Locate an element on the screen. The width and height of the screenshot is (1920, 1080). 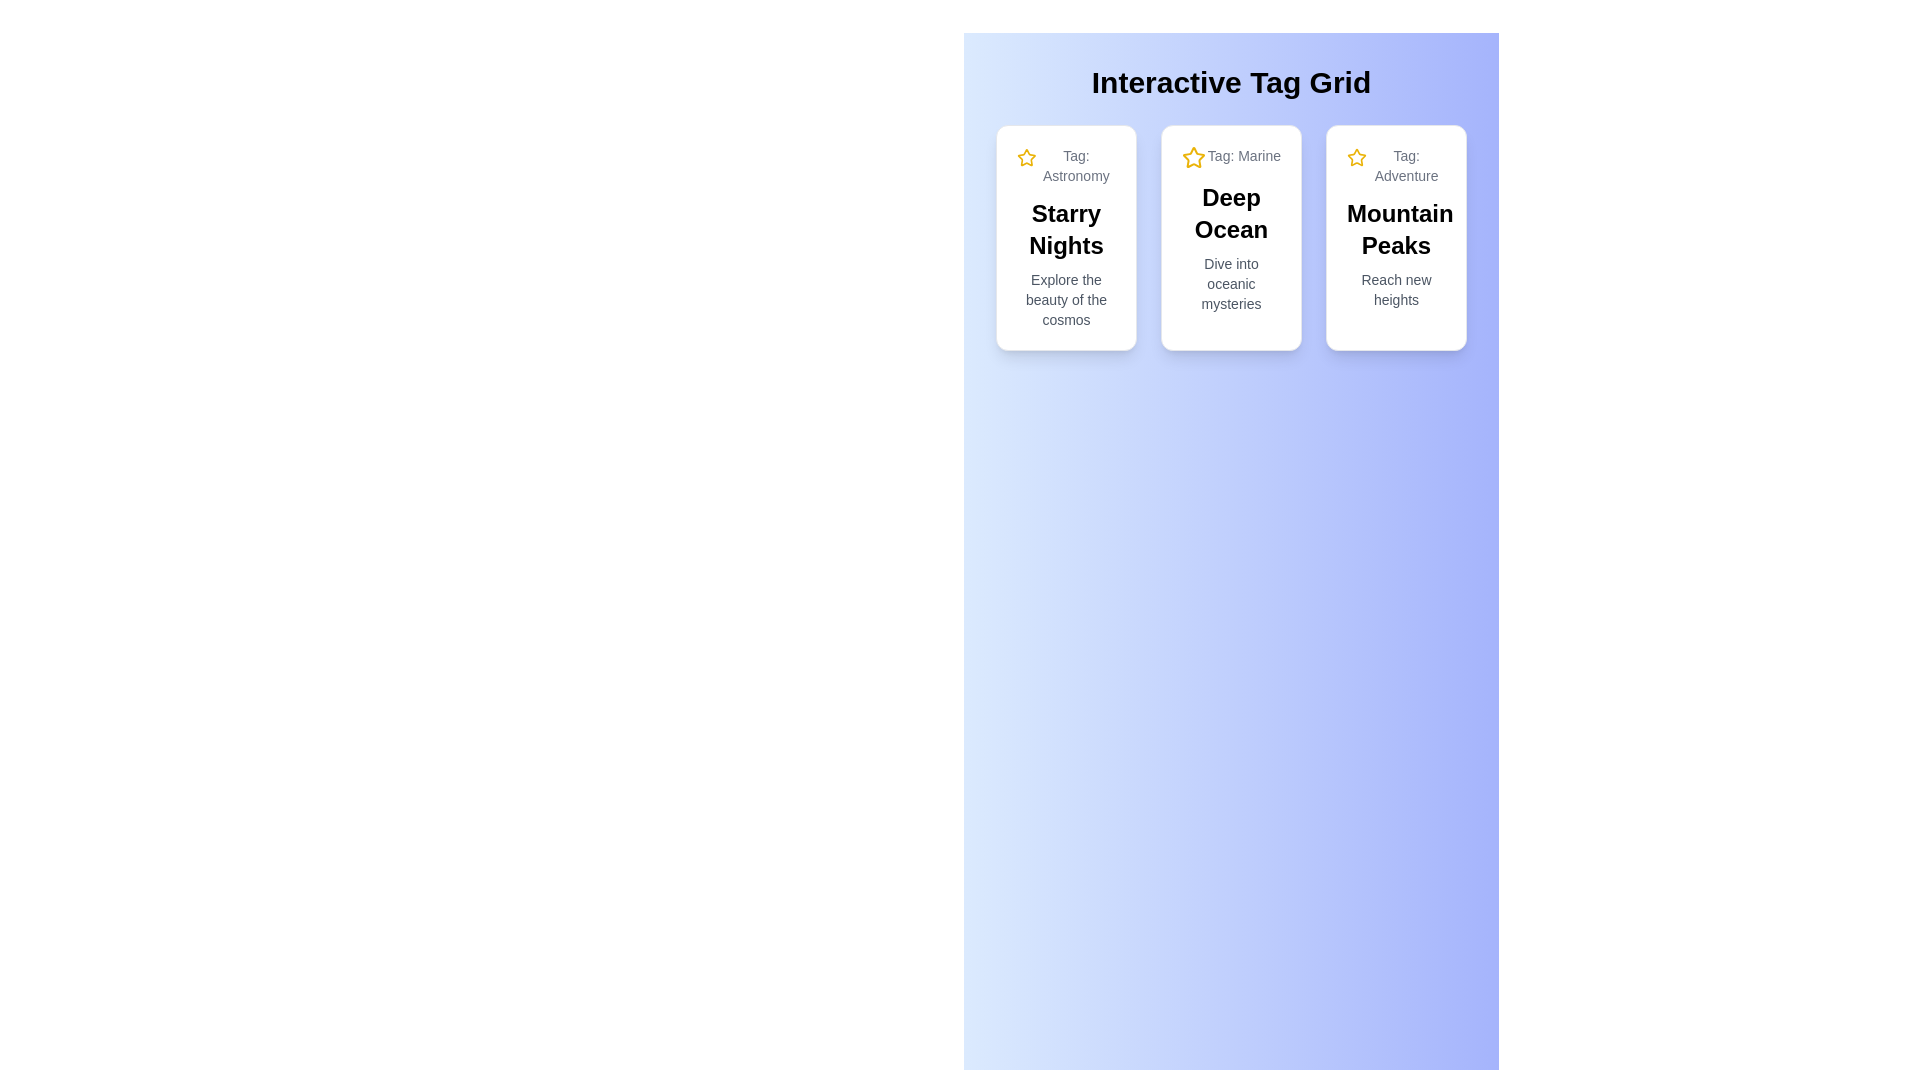
the text label or heading located centrally in the 'Tag: Marine' card, which serves as the main title for the section is located at coordinates (1230, 213).